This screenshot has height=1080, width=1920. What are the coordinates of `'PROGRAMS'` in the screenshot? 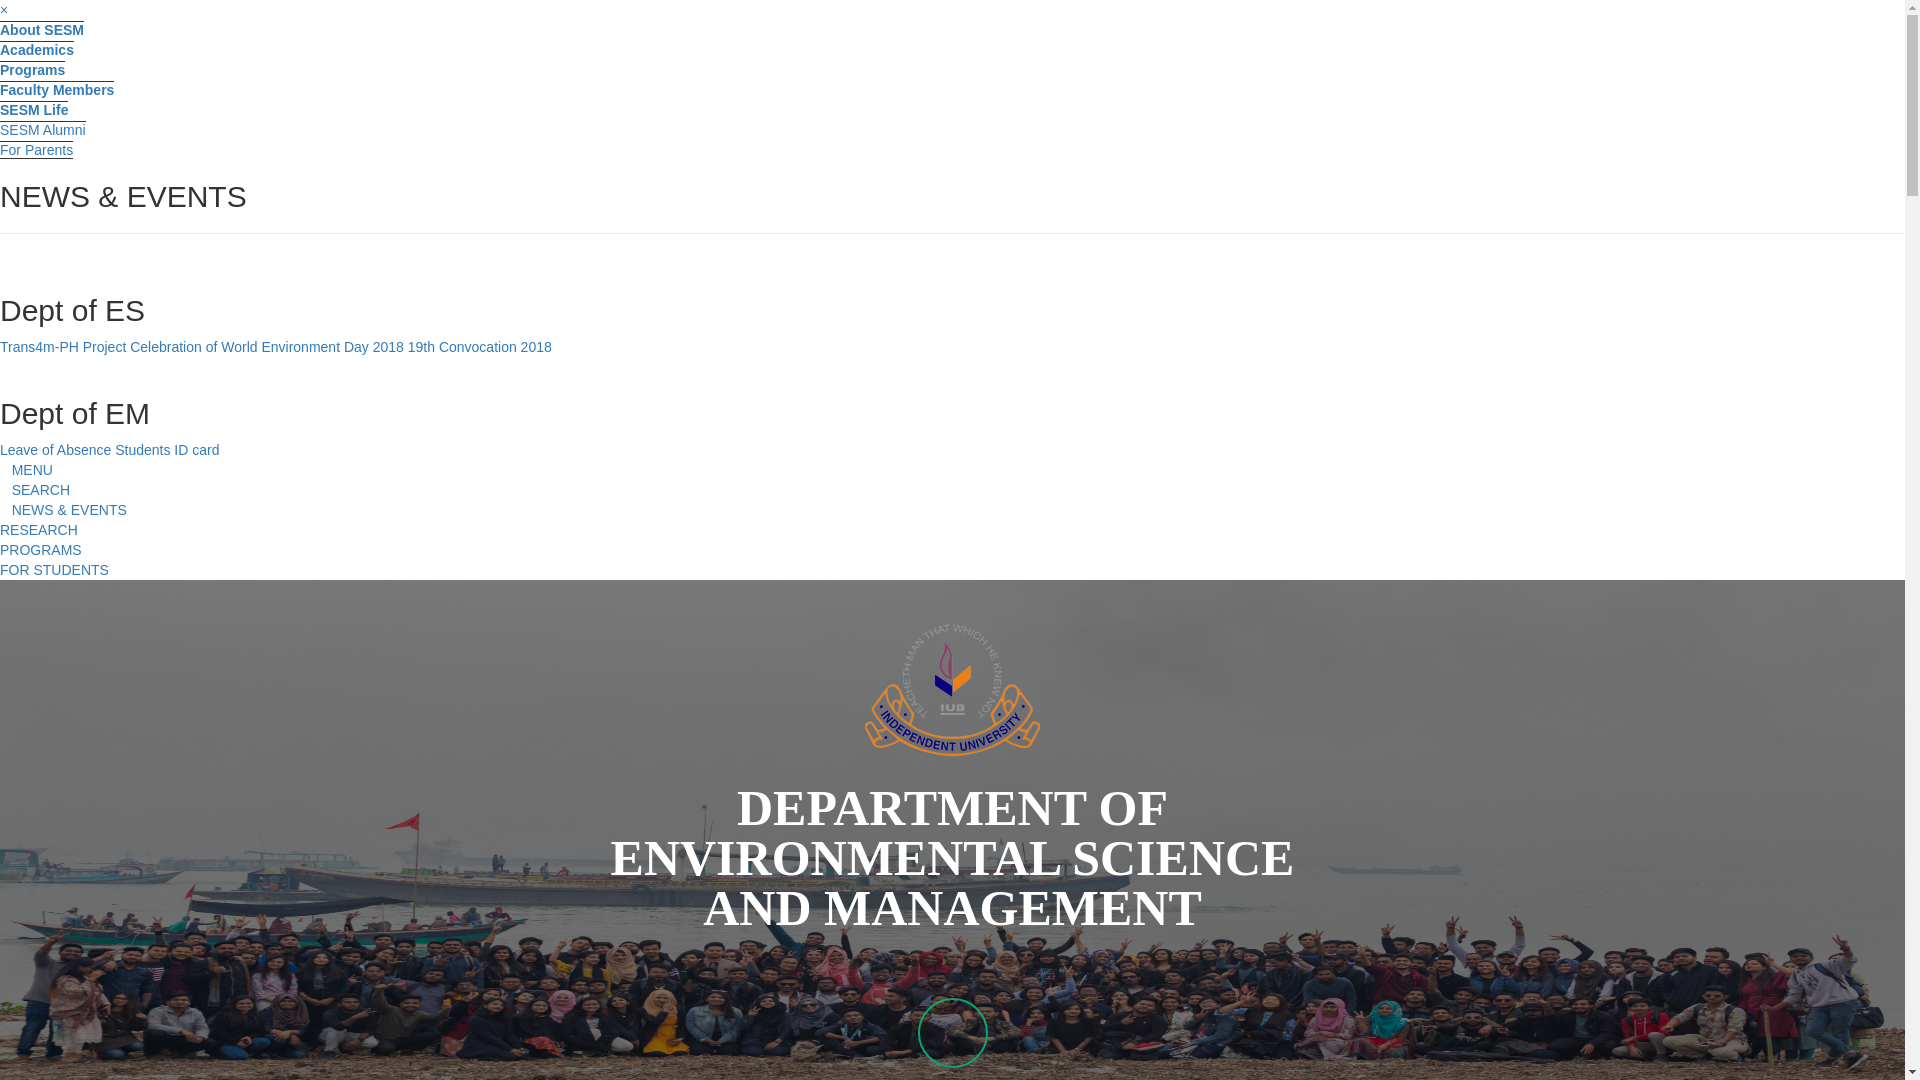 It's located at (41, 550).